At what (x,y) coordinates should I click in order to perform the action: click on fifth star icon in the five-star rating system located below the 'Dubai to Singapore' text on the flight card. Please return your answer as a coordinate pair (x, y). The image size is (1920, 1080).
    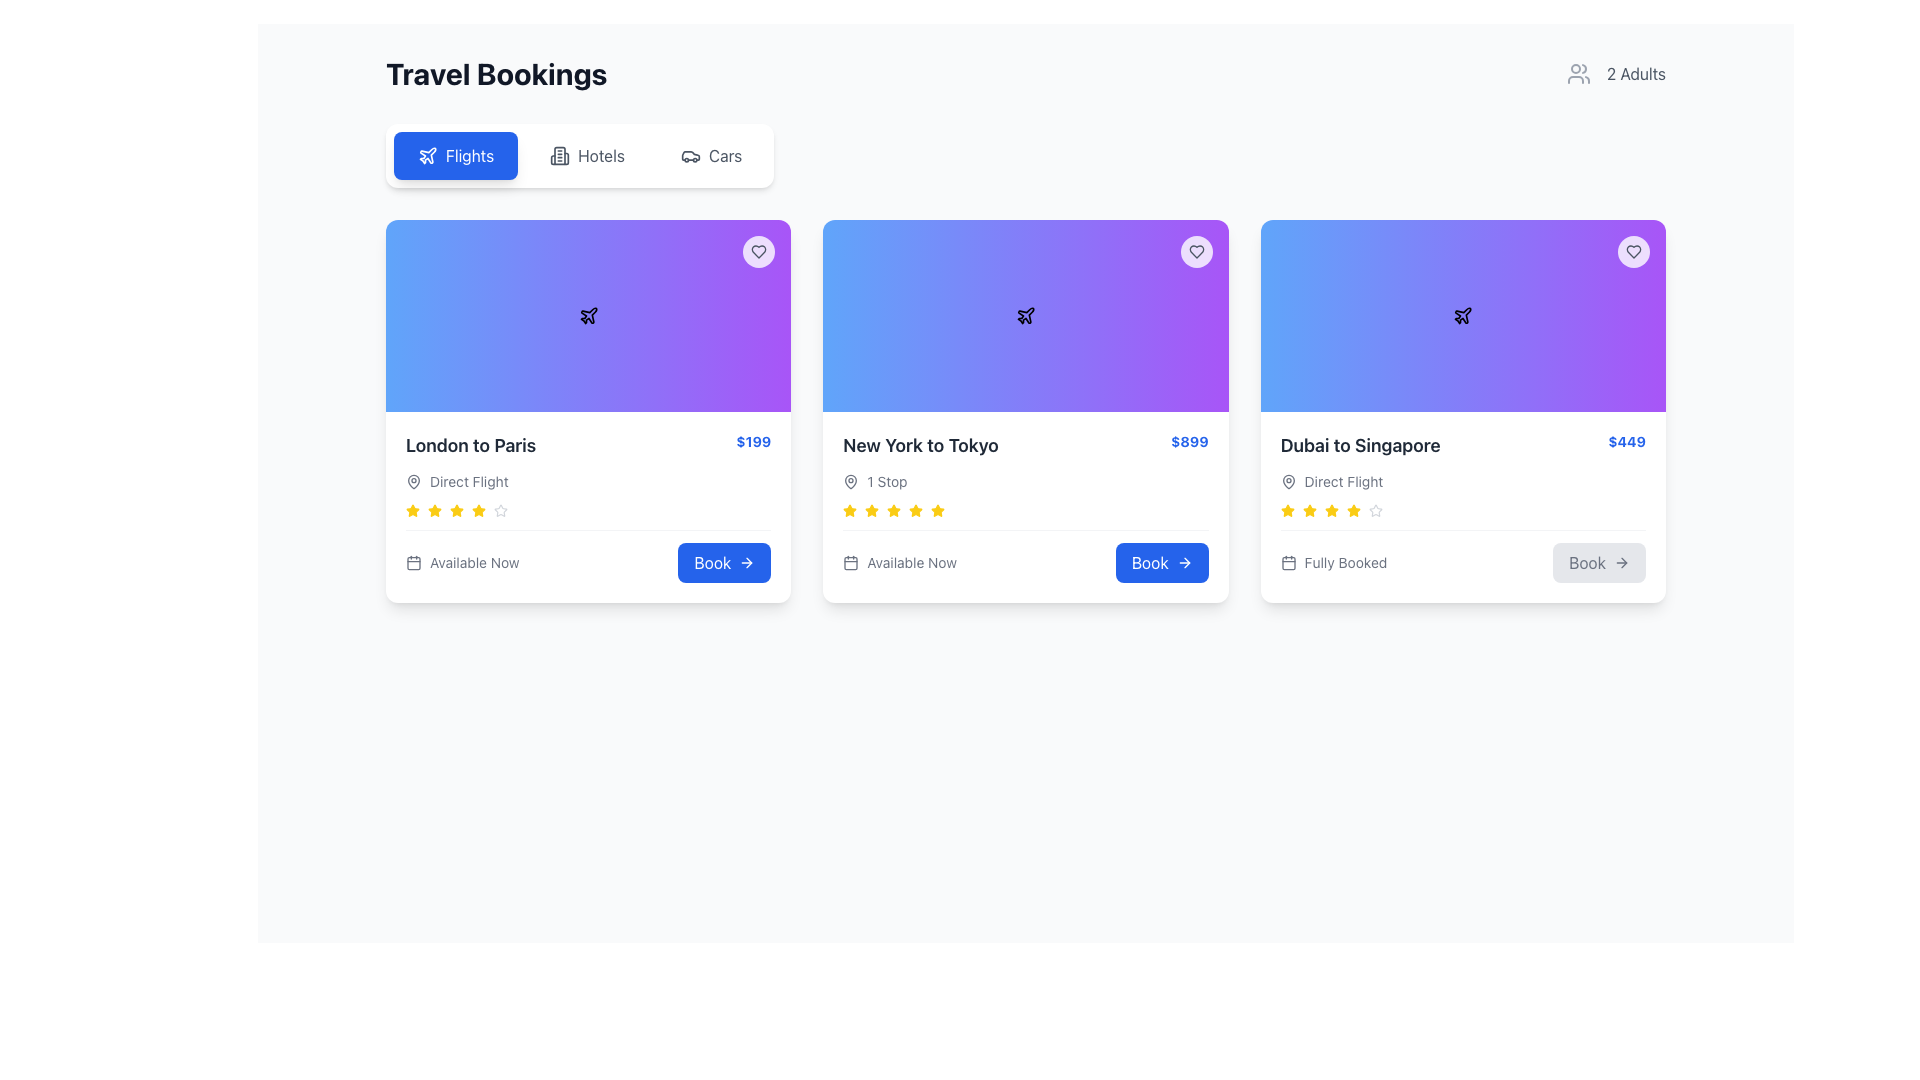
    Looking at the image, I should click on (1331, 509).